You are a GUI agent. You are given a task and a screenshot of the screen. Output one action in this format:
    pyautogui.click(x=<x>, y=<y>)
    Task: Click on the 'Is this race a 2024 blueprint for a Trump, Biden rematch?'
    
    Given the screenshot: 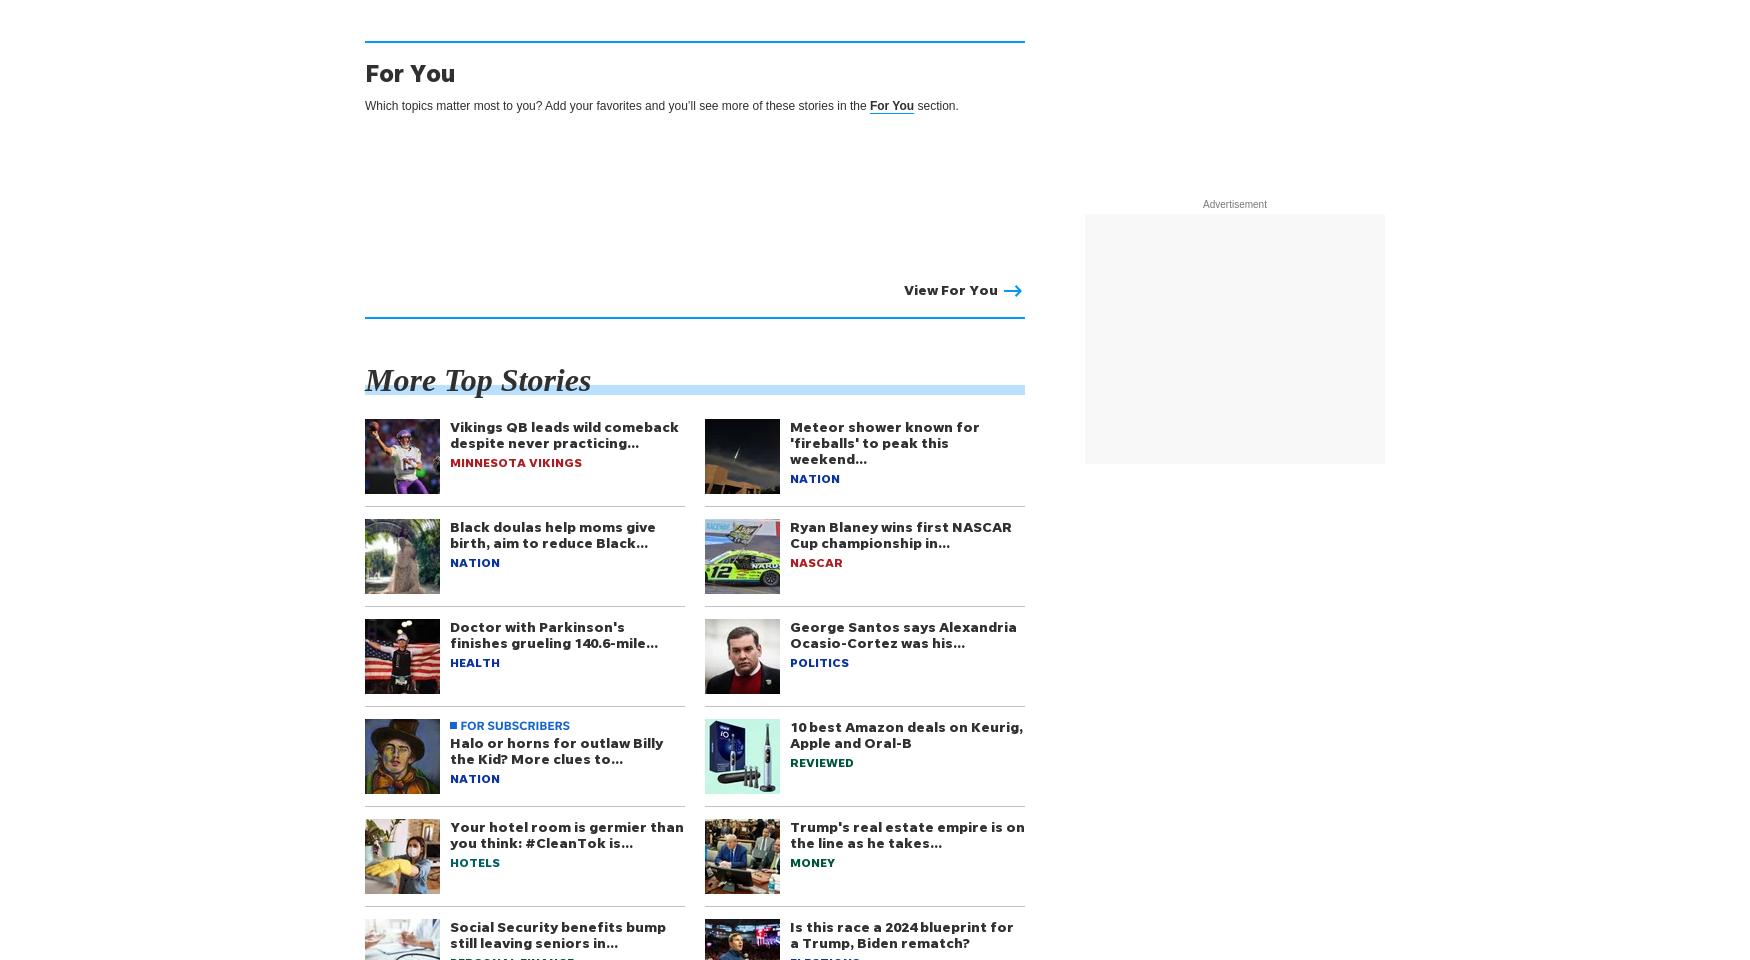 What is the action you would take?
    pyautogui.click(x=900, y=934)
    